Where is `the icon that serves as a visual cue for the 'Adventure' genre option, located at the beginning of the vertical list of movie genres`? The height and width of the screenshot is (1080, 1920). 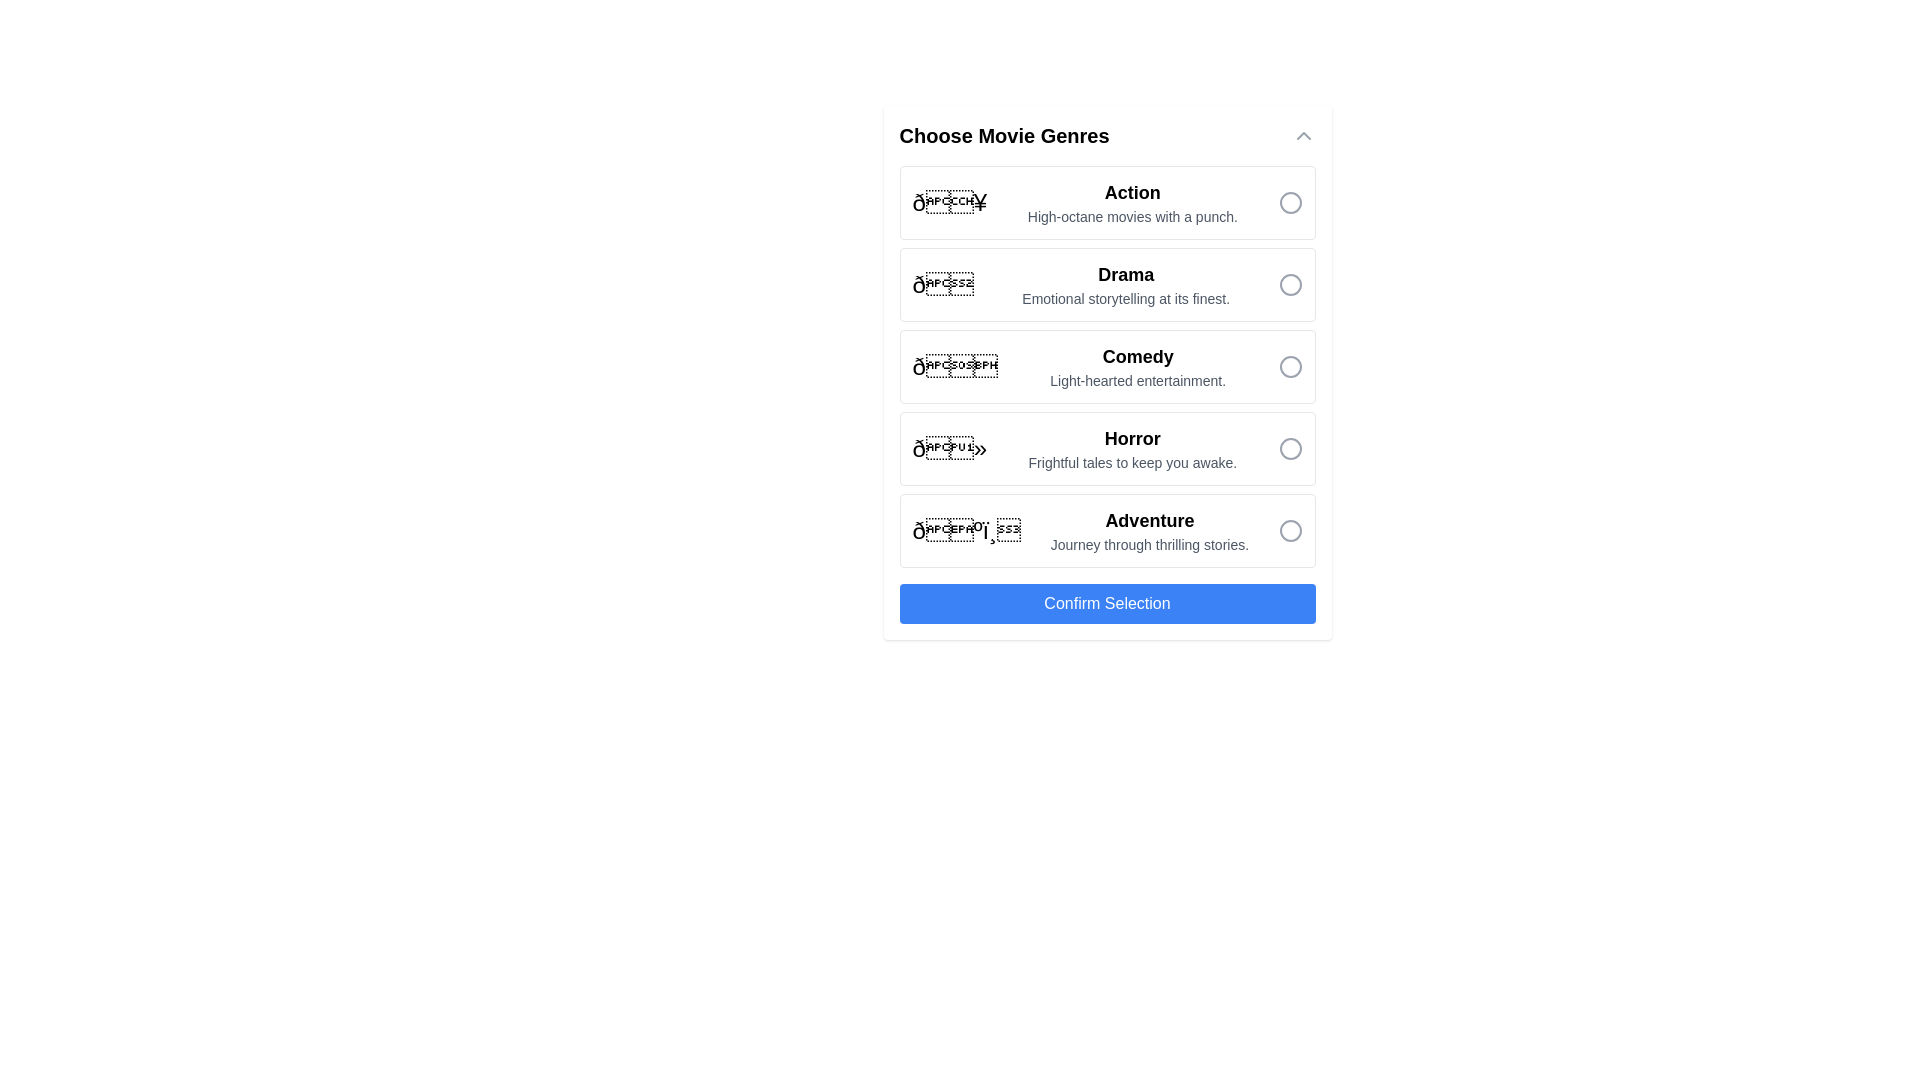 the icon that serves as a visual cue for the 'Adventure' genre option, located at the beginning of the vertical list of movie genres is located at coordinates (966, 530).